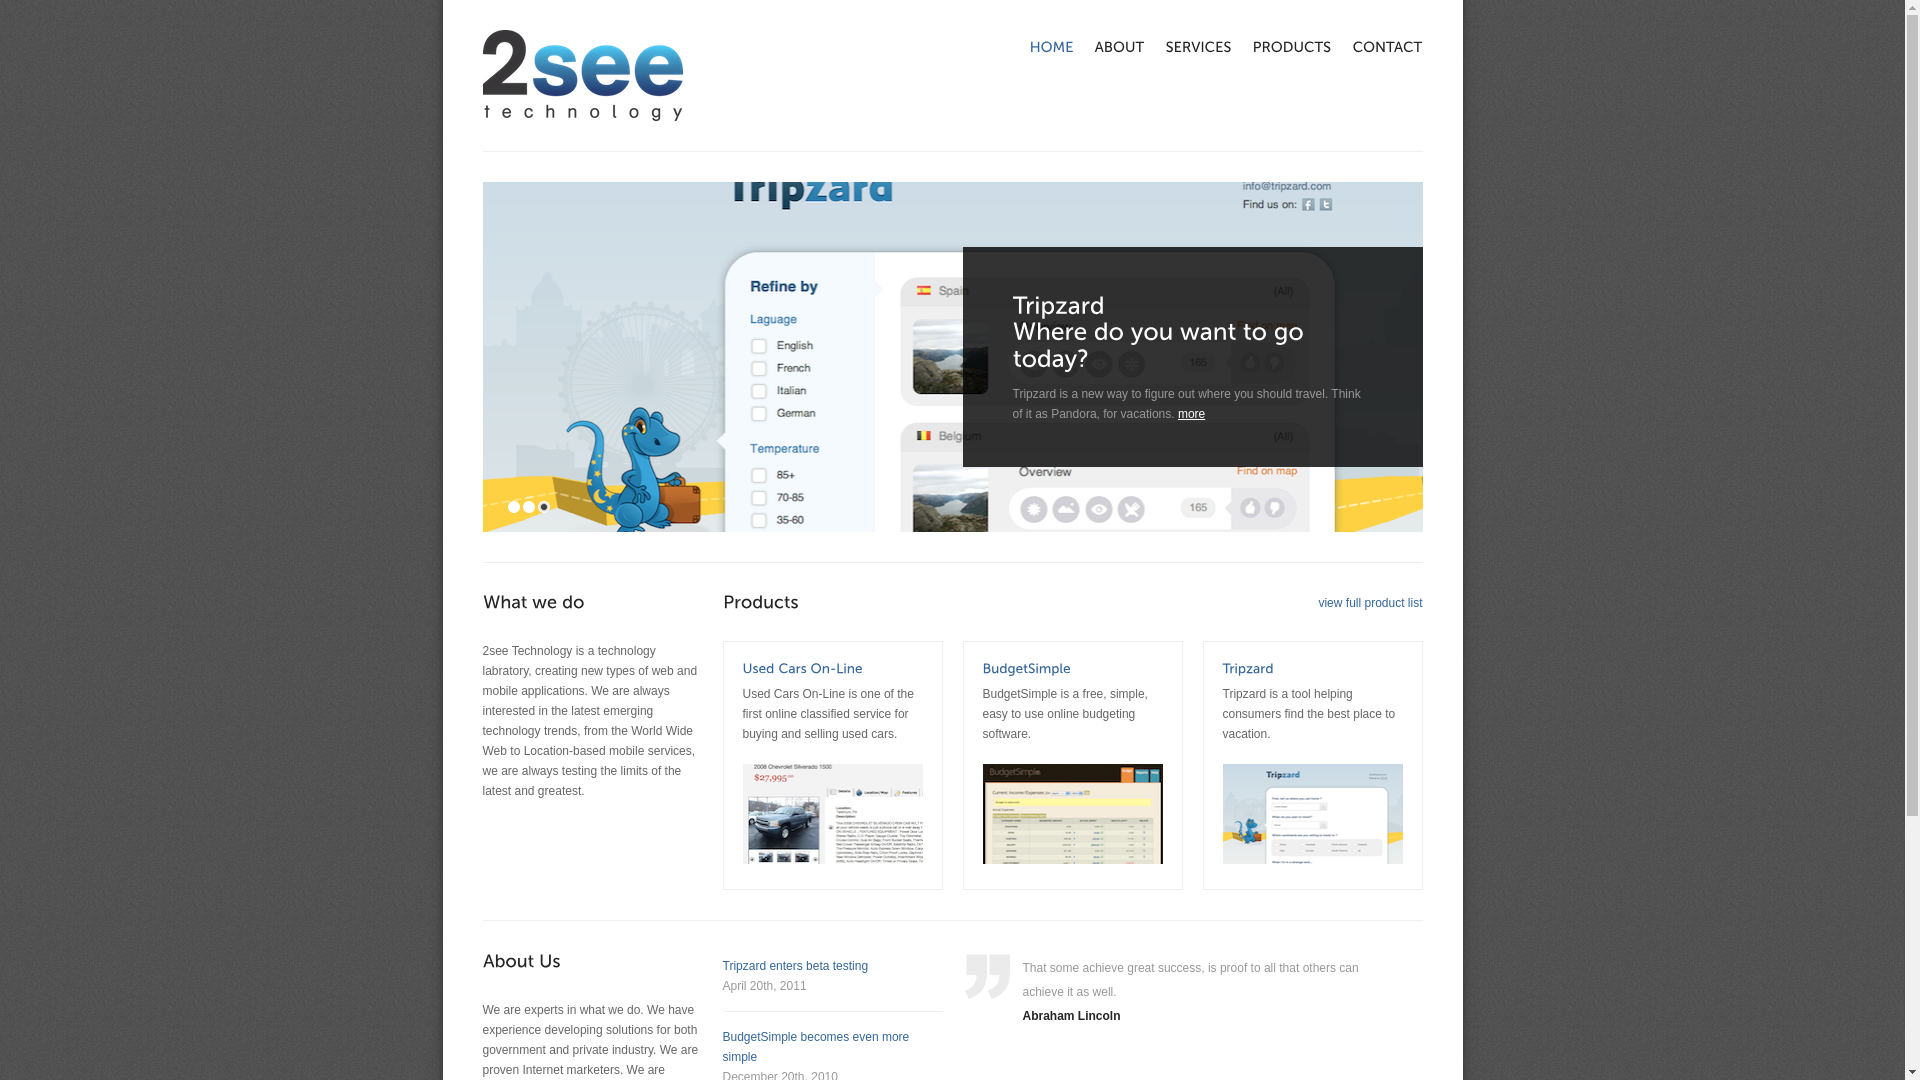 The height and width of the screenshot is (1080, 1920). Describe the element at coordinates (815, 1045) in the screenshot. I see `'BudgetSimple becomes even more simple'` at that location.